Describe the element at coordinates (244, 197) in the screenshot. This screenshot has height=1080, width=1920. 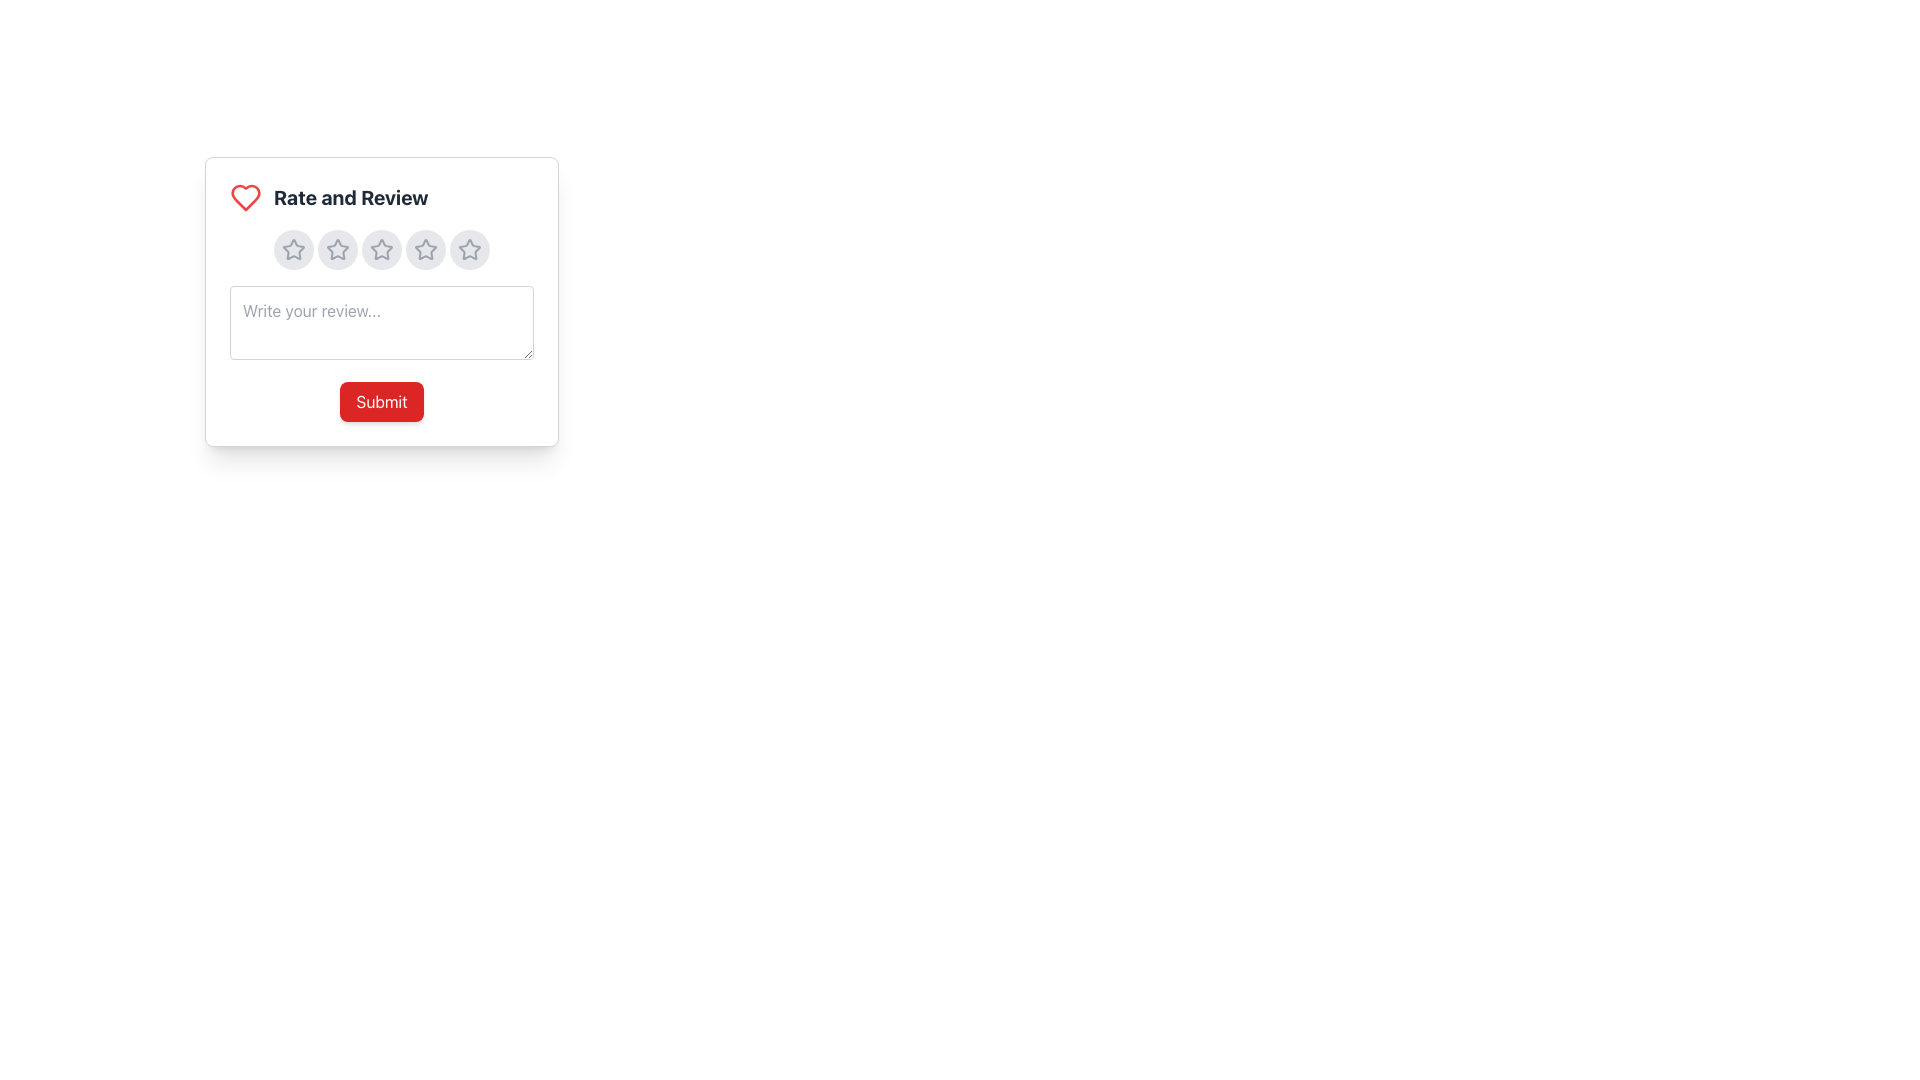
I see `the heart icon located in the header of the 'Rate and Review' section` at that location.